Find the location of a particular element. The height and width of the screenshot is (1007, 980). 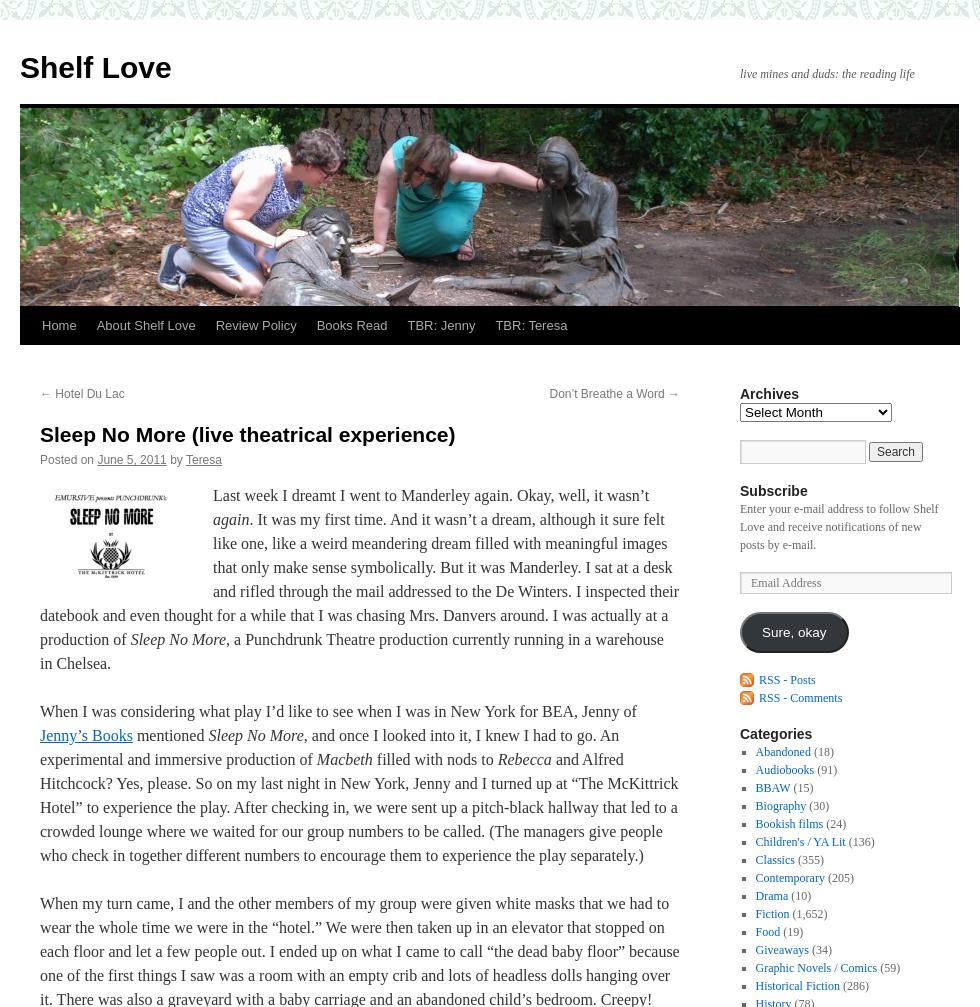

'Sure, okay' is located at coordinates (793, 631).